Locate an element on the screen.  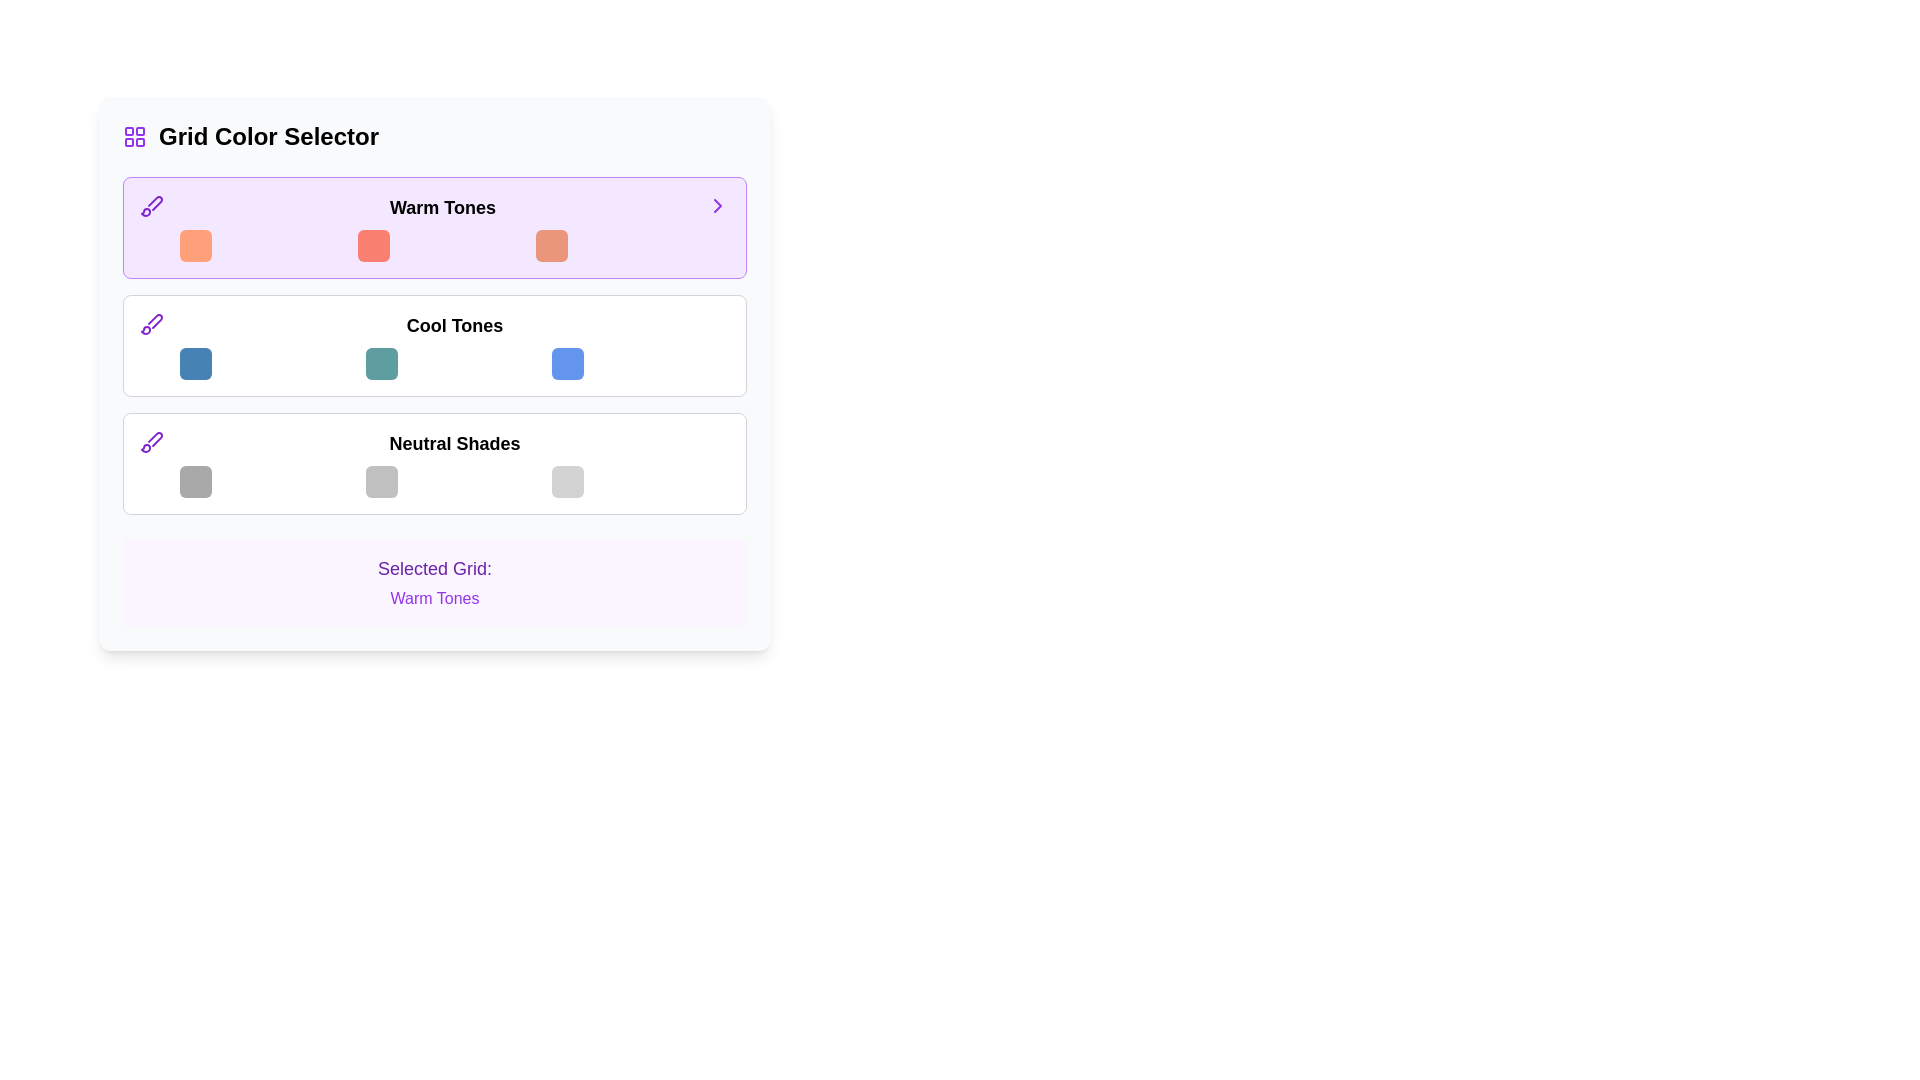
the 'Warm Tones' text label, which is styled in purple and positioned within the 'Selected Grid' section, located at the bottom of the main interface layout is located at coordinates (434, 597).